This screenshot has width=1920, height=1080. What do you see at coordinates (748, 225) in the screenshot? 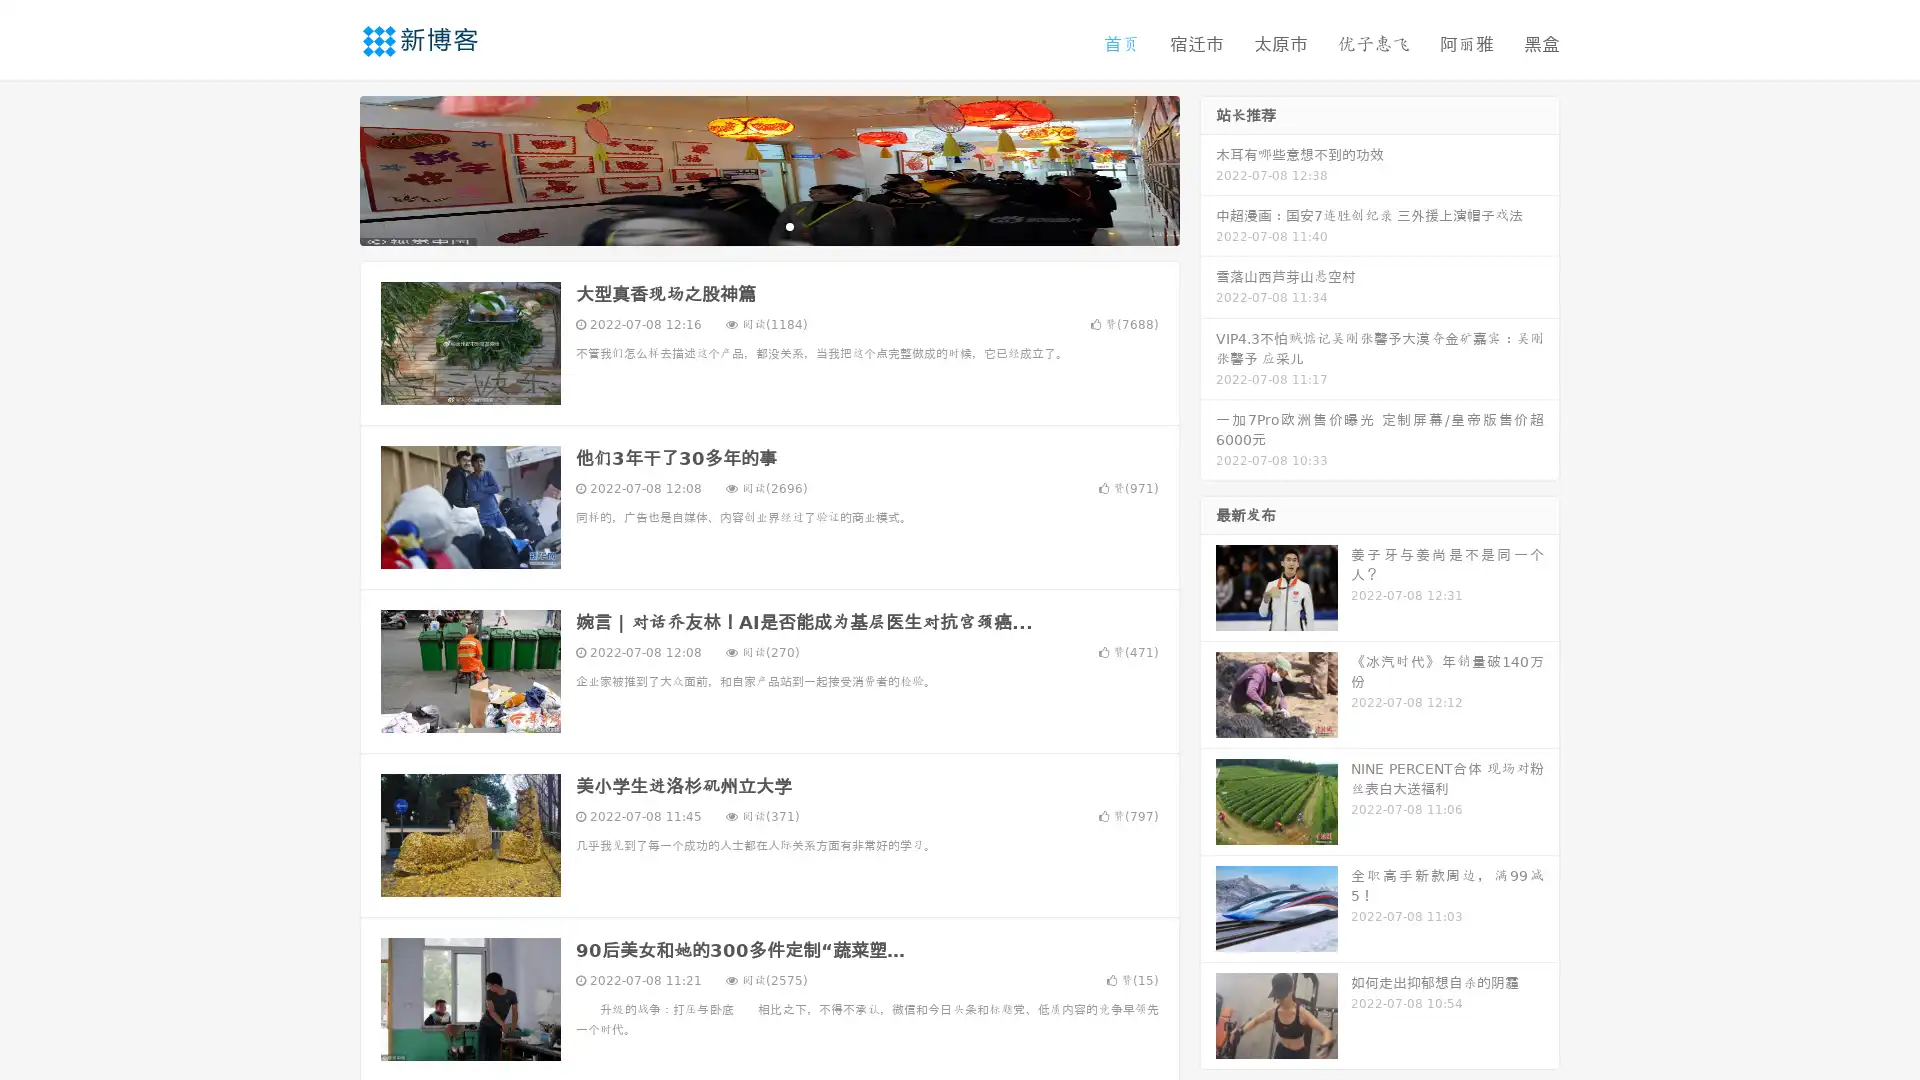
I see `Go to slide 1` at bounding box center [748, 225].